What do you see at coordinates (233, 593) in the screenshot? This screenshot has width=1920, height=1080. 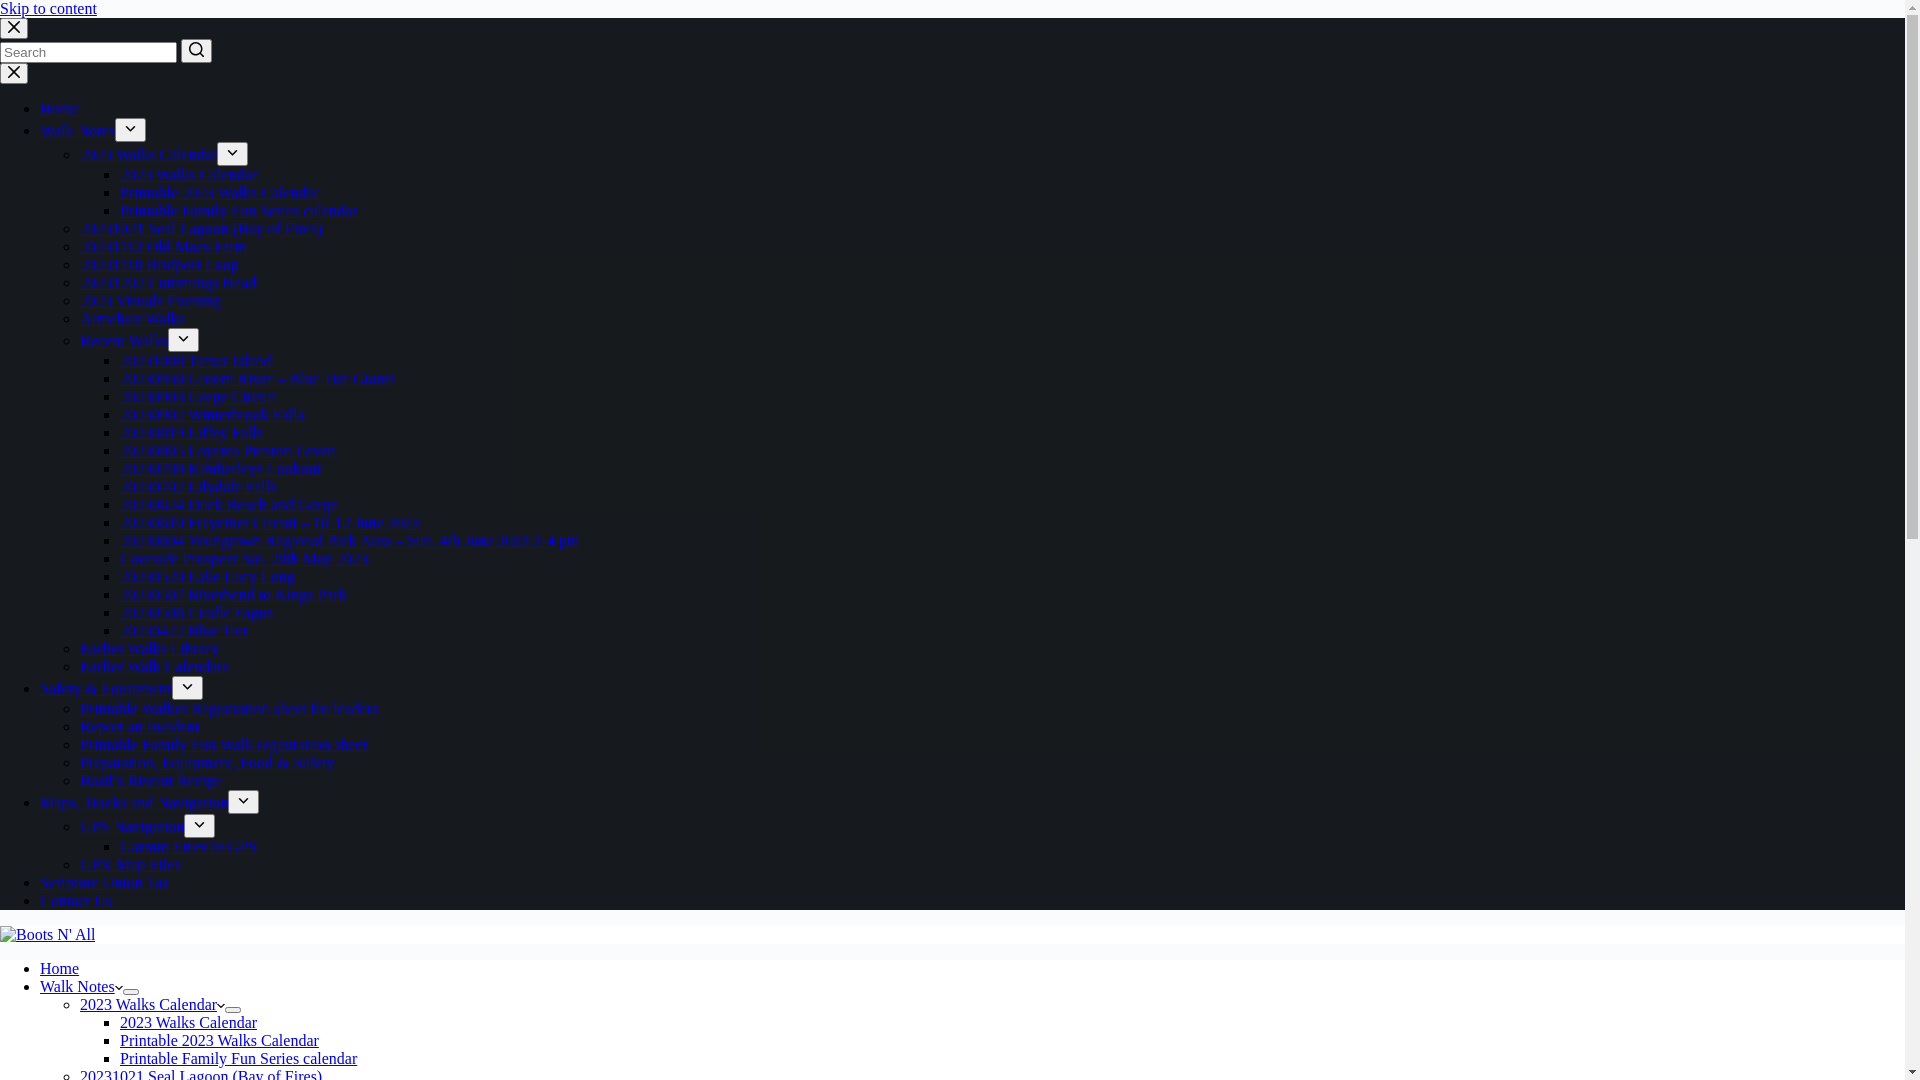 I see `'20230507 Riverbend to Kings Park'` at bounding box center [233, 593].